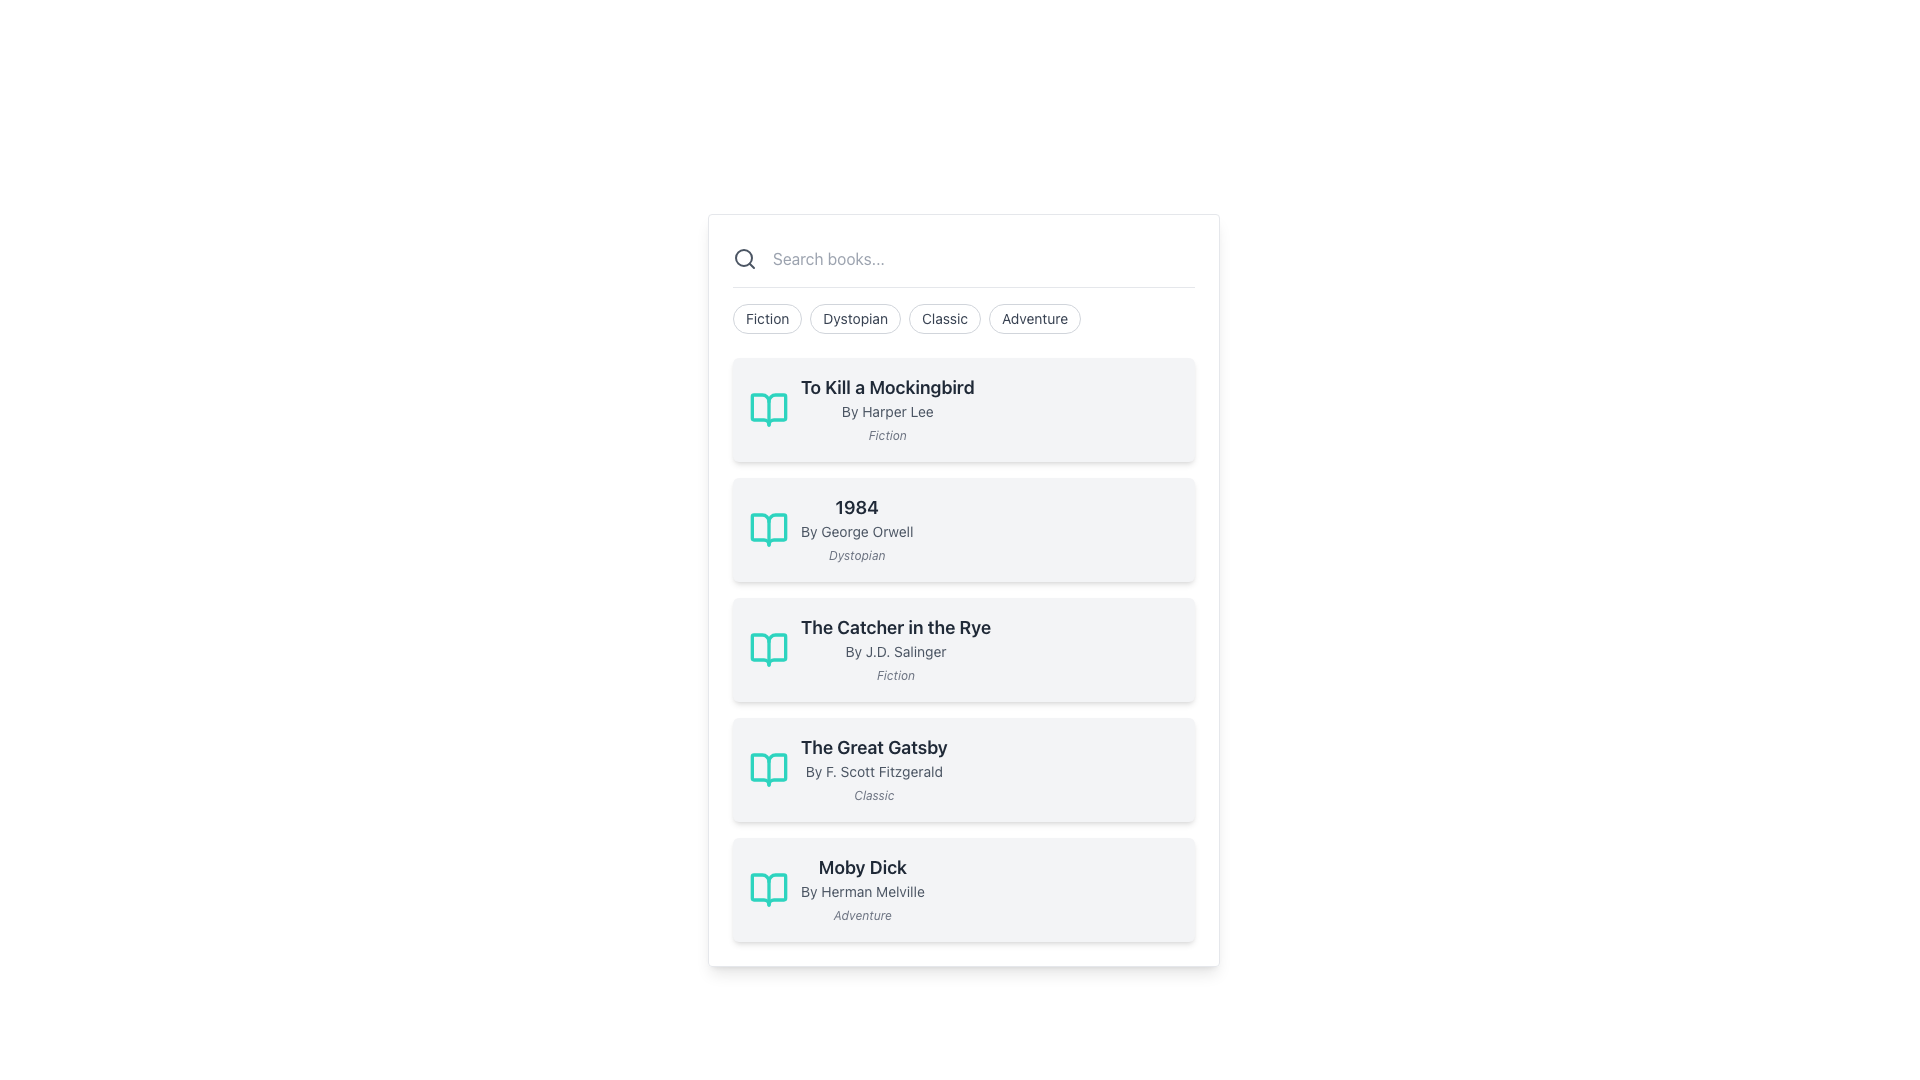 This screenshot has width=1920, height=1080. What do you see at coordinates (874, 748) in the screenshot?
I see `the title text label of the book in the fourth card of the vertical list, which displays the title above the author name 'By F. Scott Fitzgerald' and the genre 'Classic'` at bounding box center [874, 748].